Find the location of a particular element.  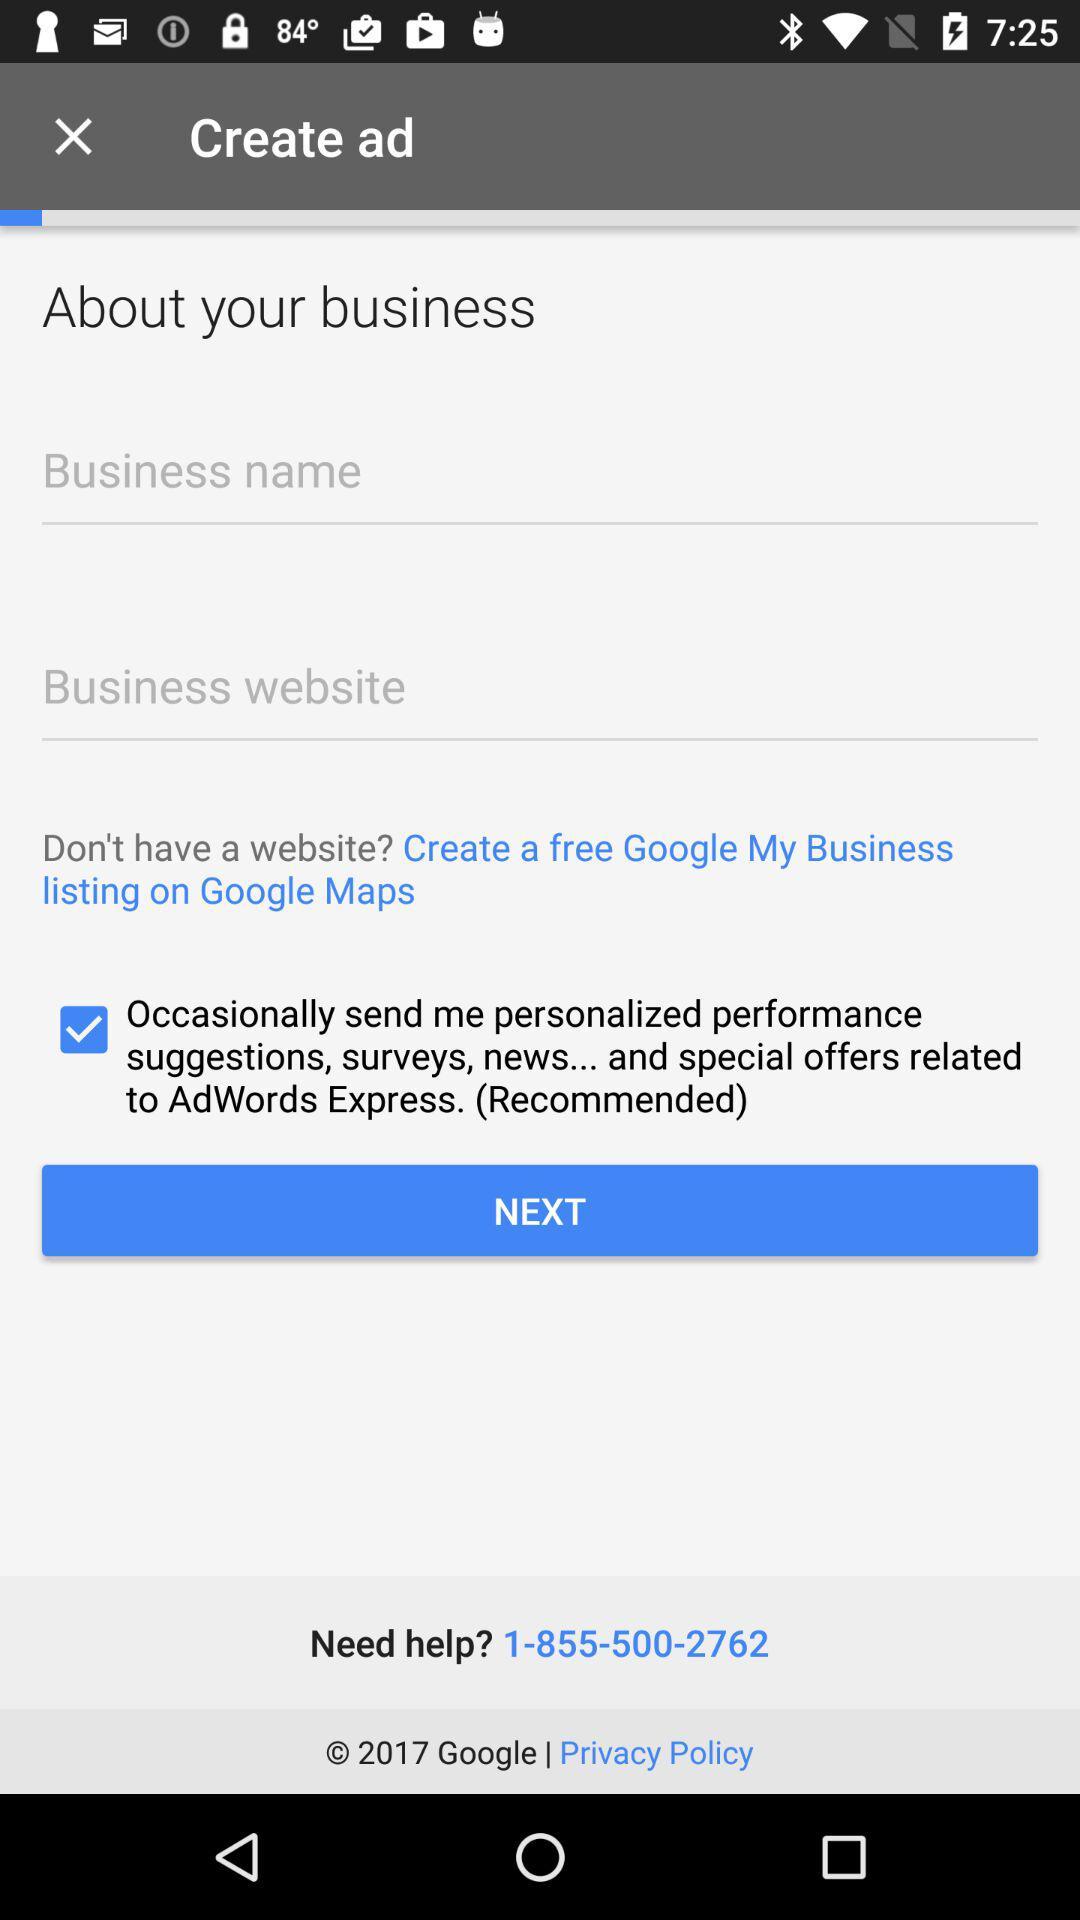

the occasionally send me icon is located at coordinates (540, 1054).